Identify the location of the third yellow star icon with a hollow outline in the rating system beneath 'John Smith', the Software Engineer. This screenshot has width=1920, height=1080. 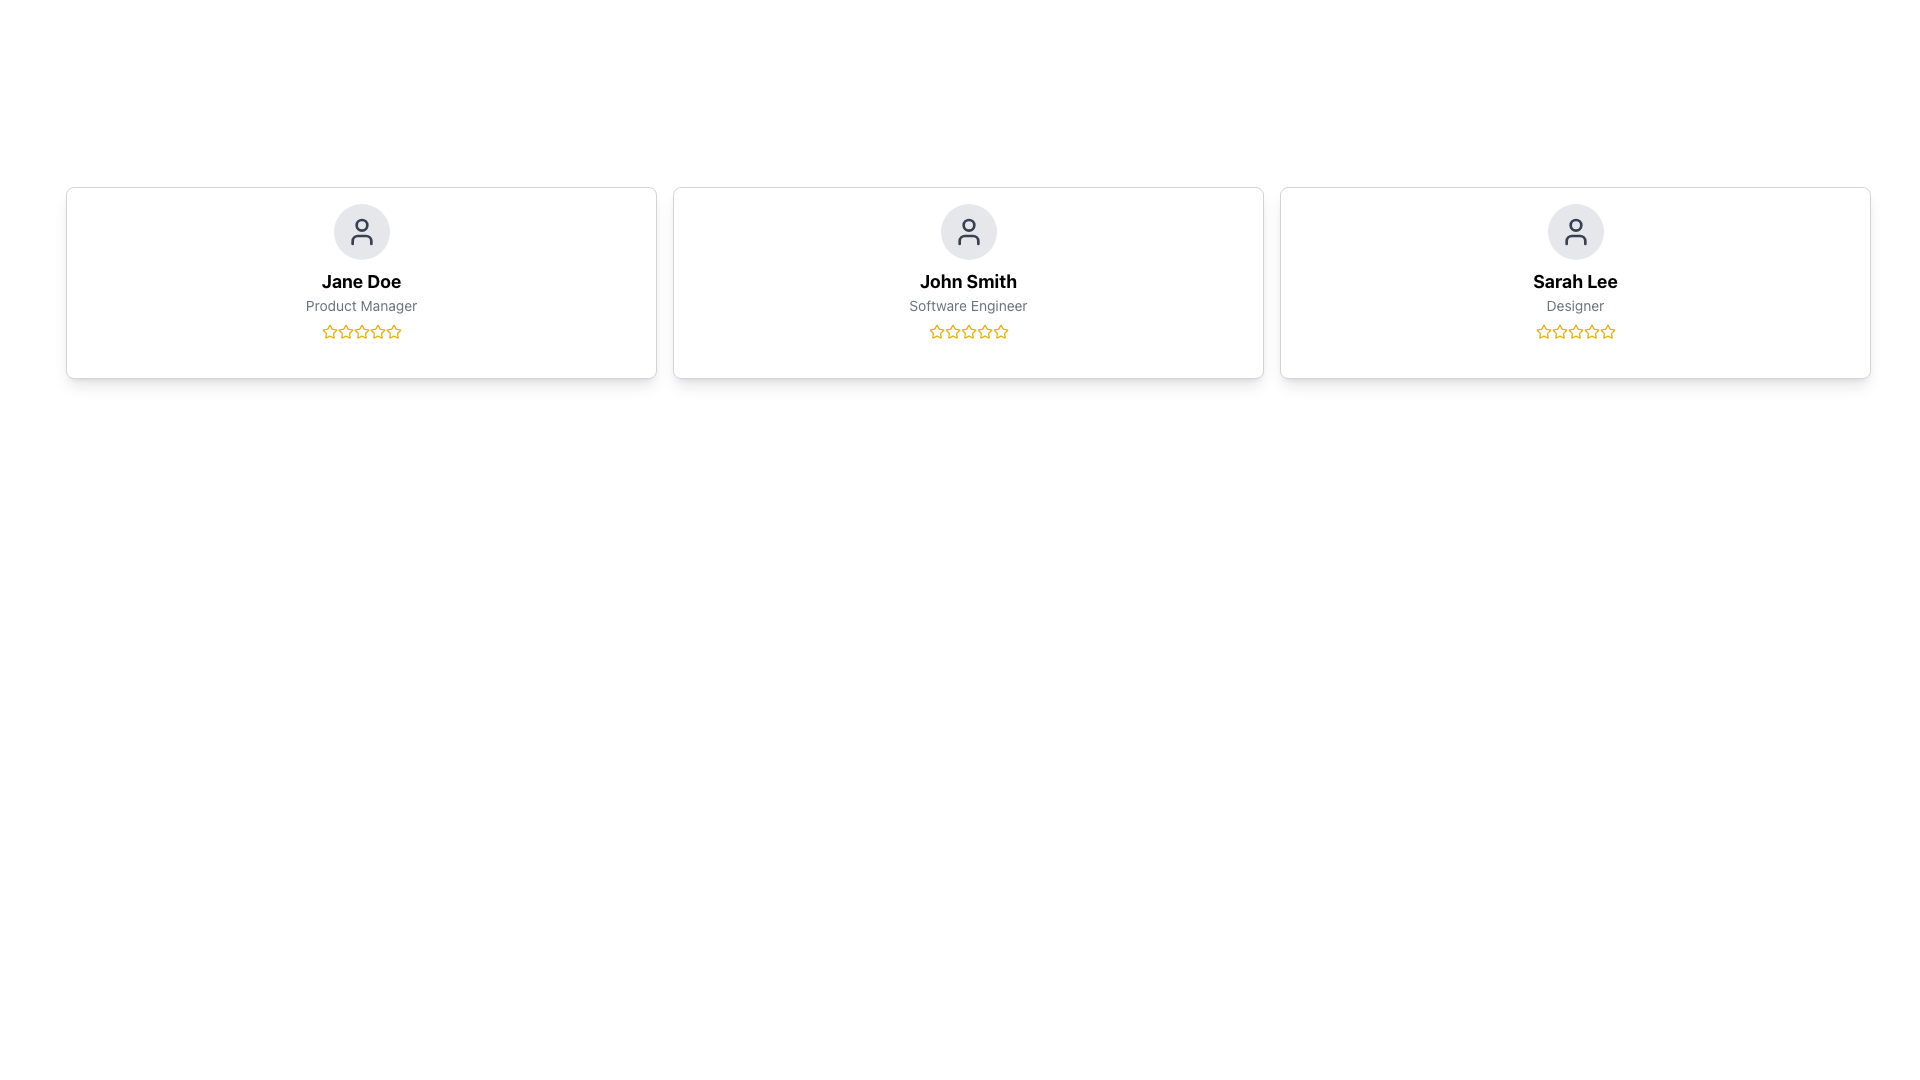
(951, 330).